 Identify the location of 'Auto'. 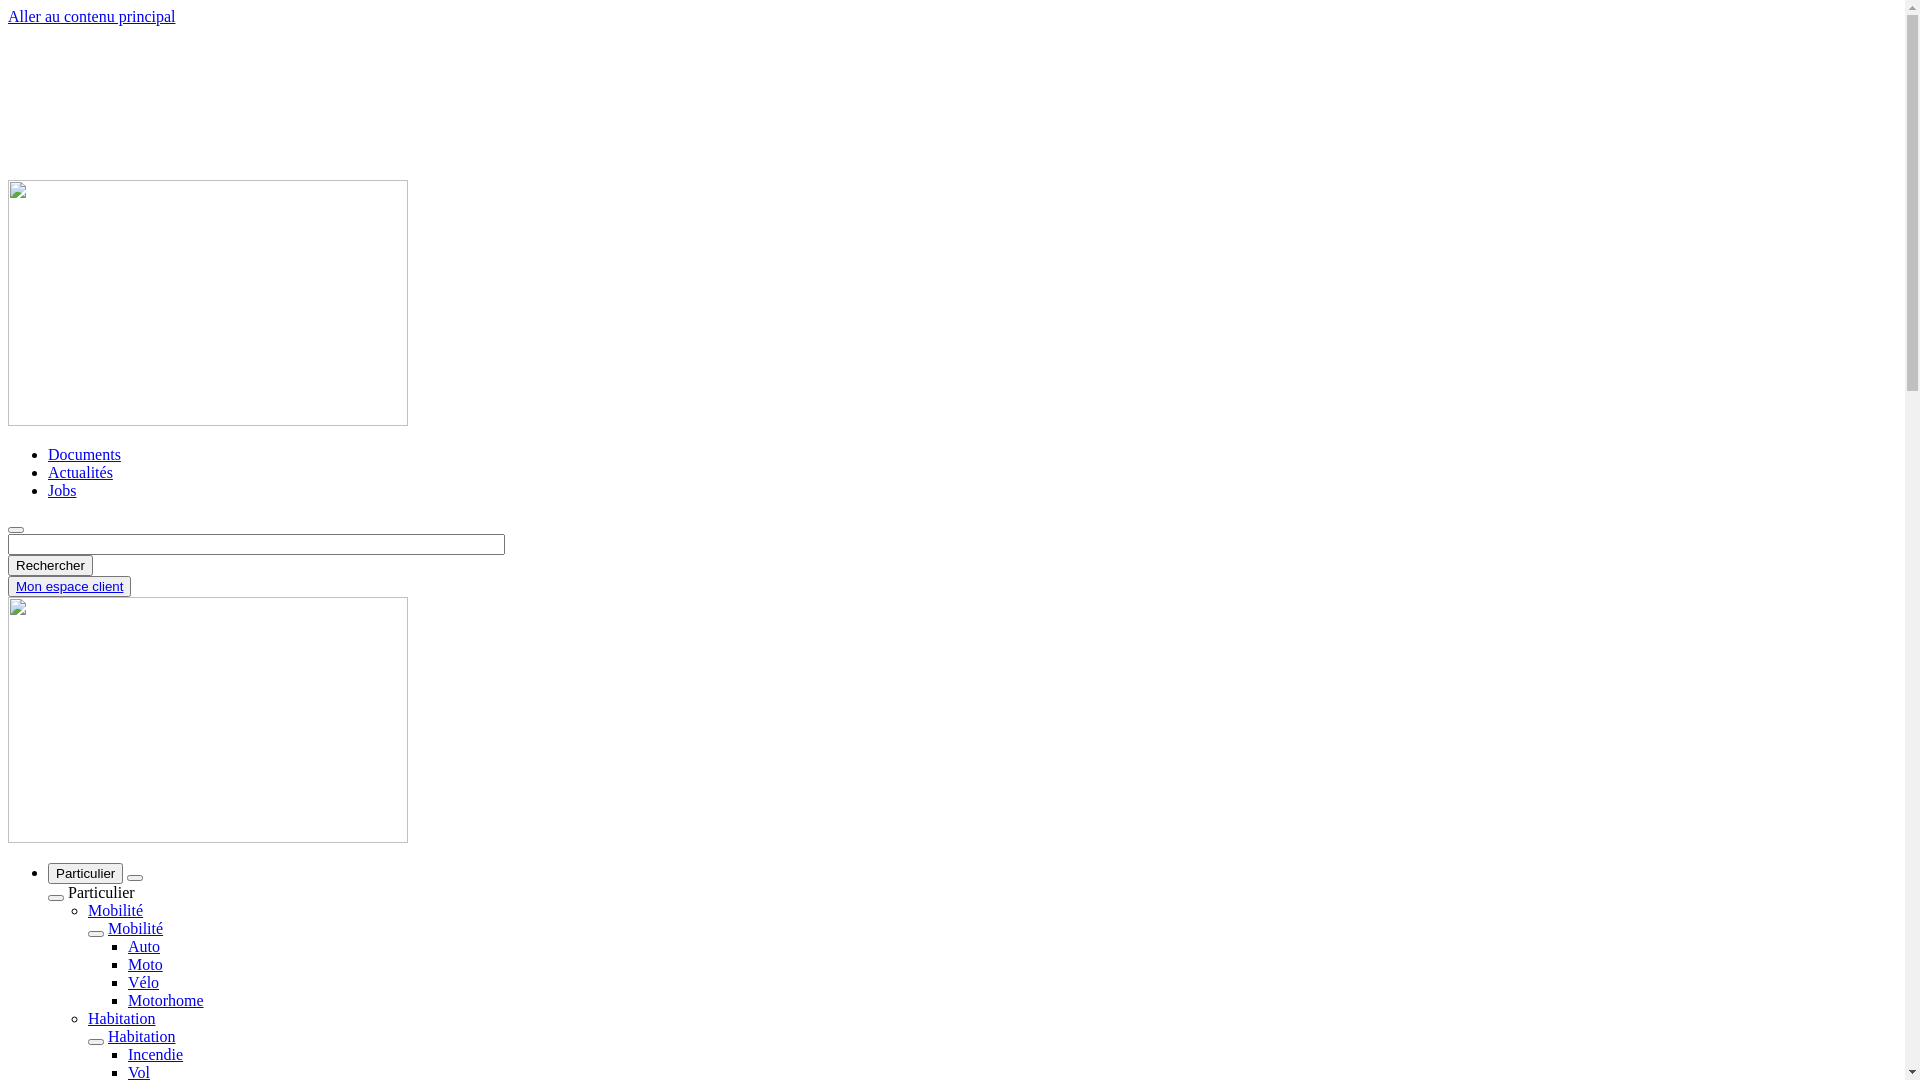
(127, 945).